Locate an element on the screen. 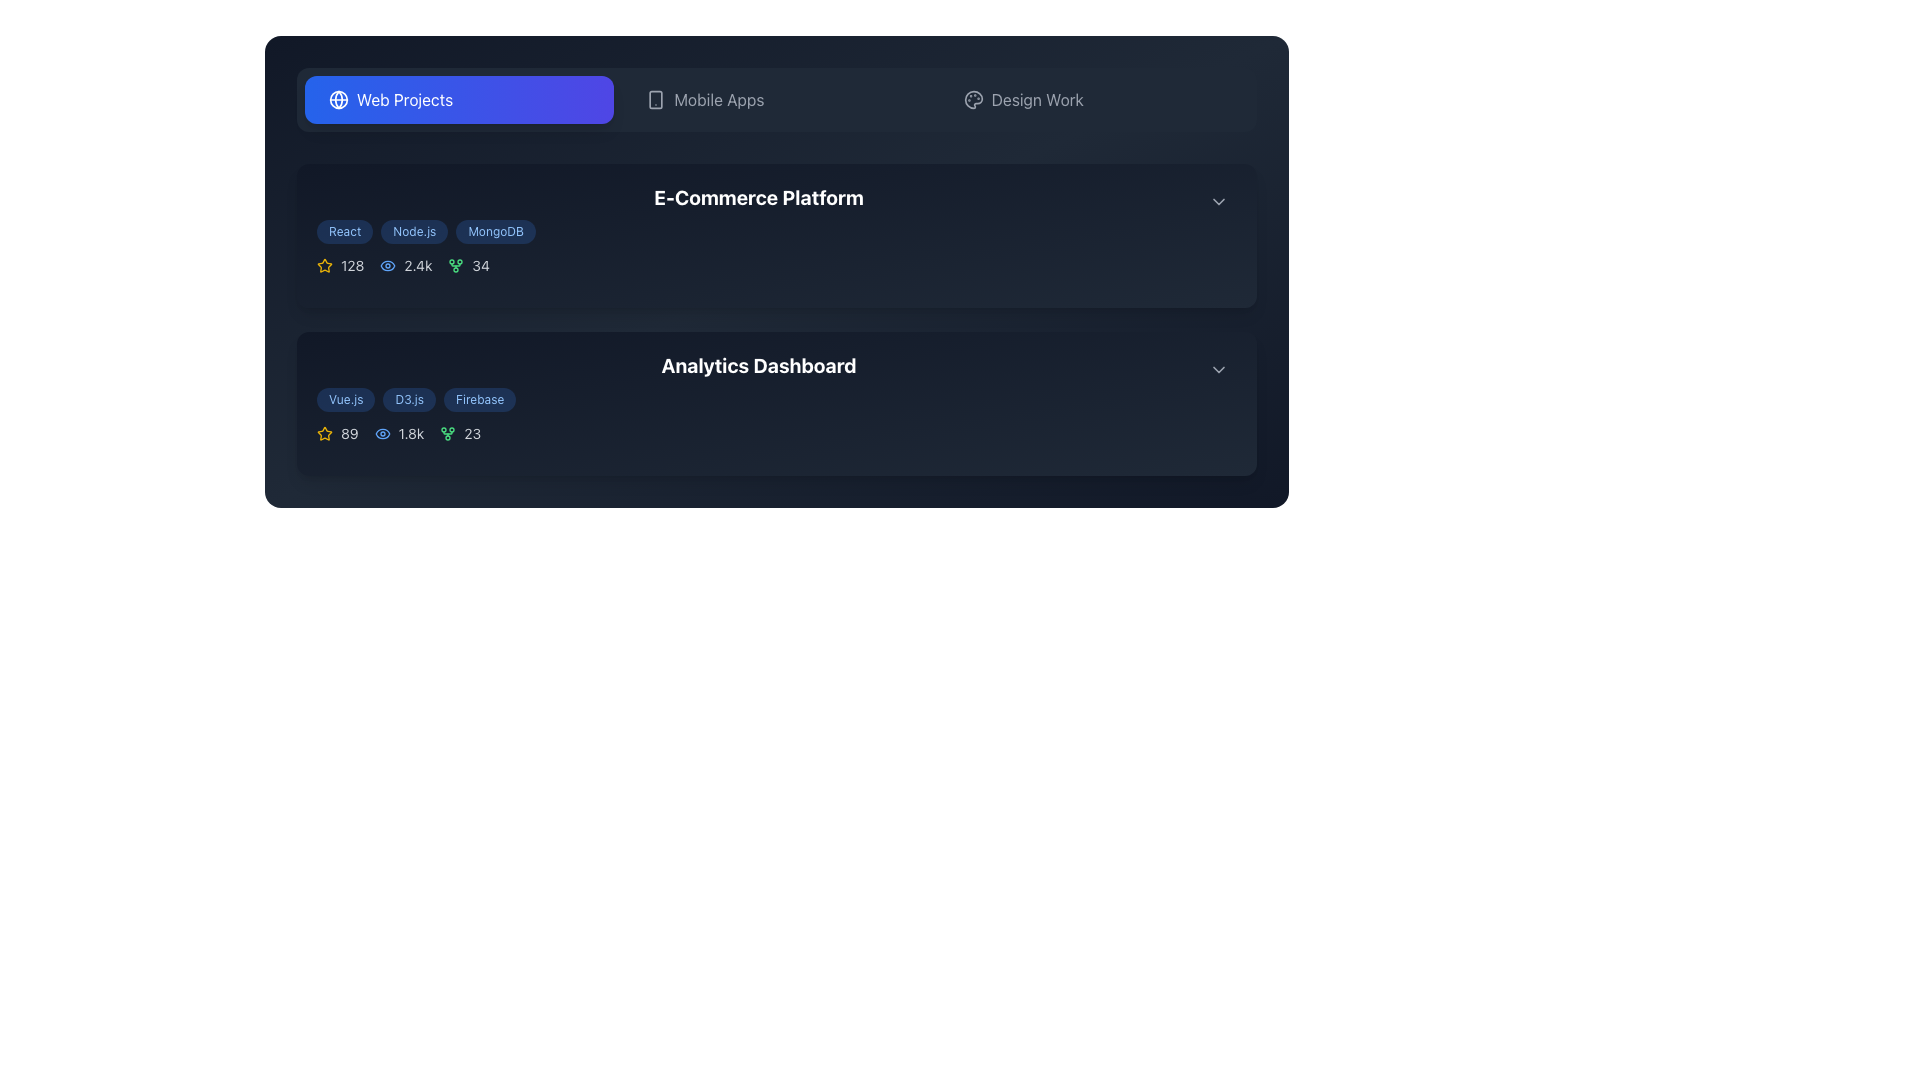 The image size is (1920, 1080). the button labeled 'Mobile Apps' located in the middle of three buttons, between 'Web Projects' and 'Design Work' is located at coordinates (776, 100).